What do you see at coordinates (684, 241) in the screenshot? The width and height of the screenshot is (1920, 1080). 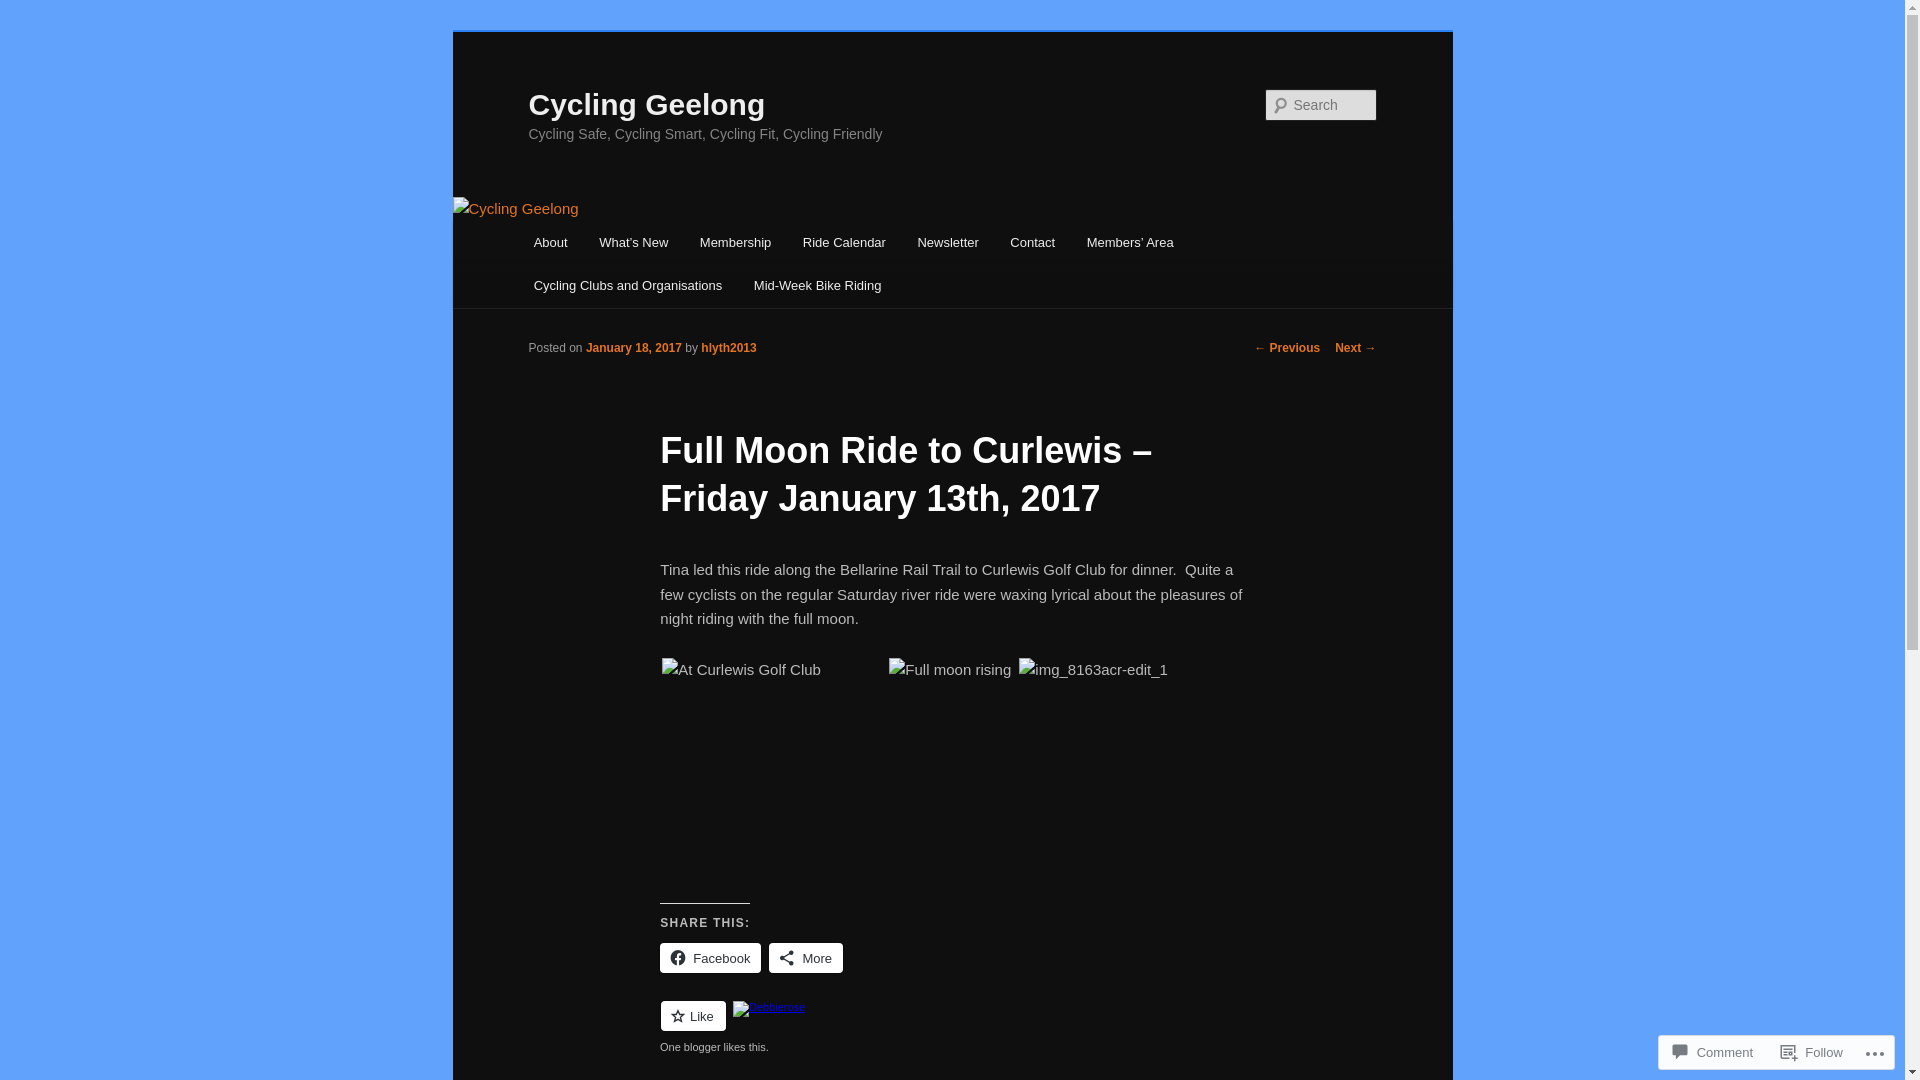 I see `'Membership'` at bounding box center [684, 241].